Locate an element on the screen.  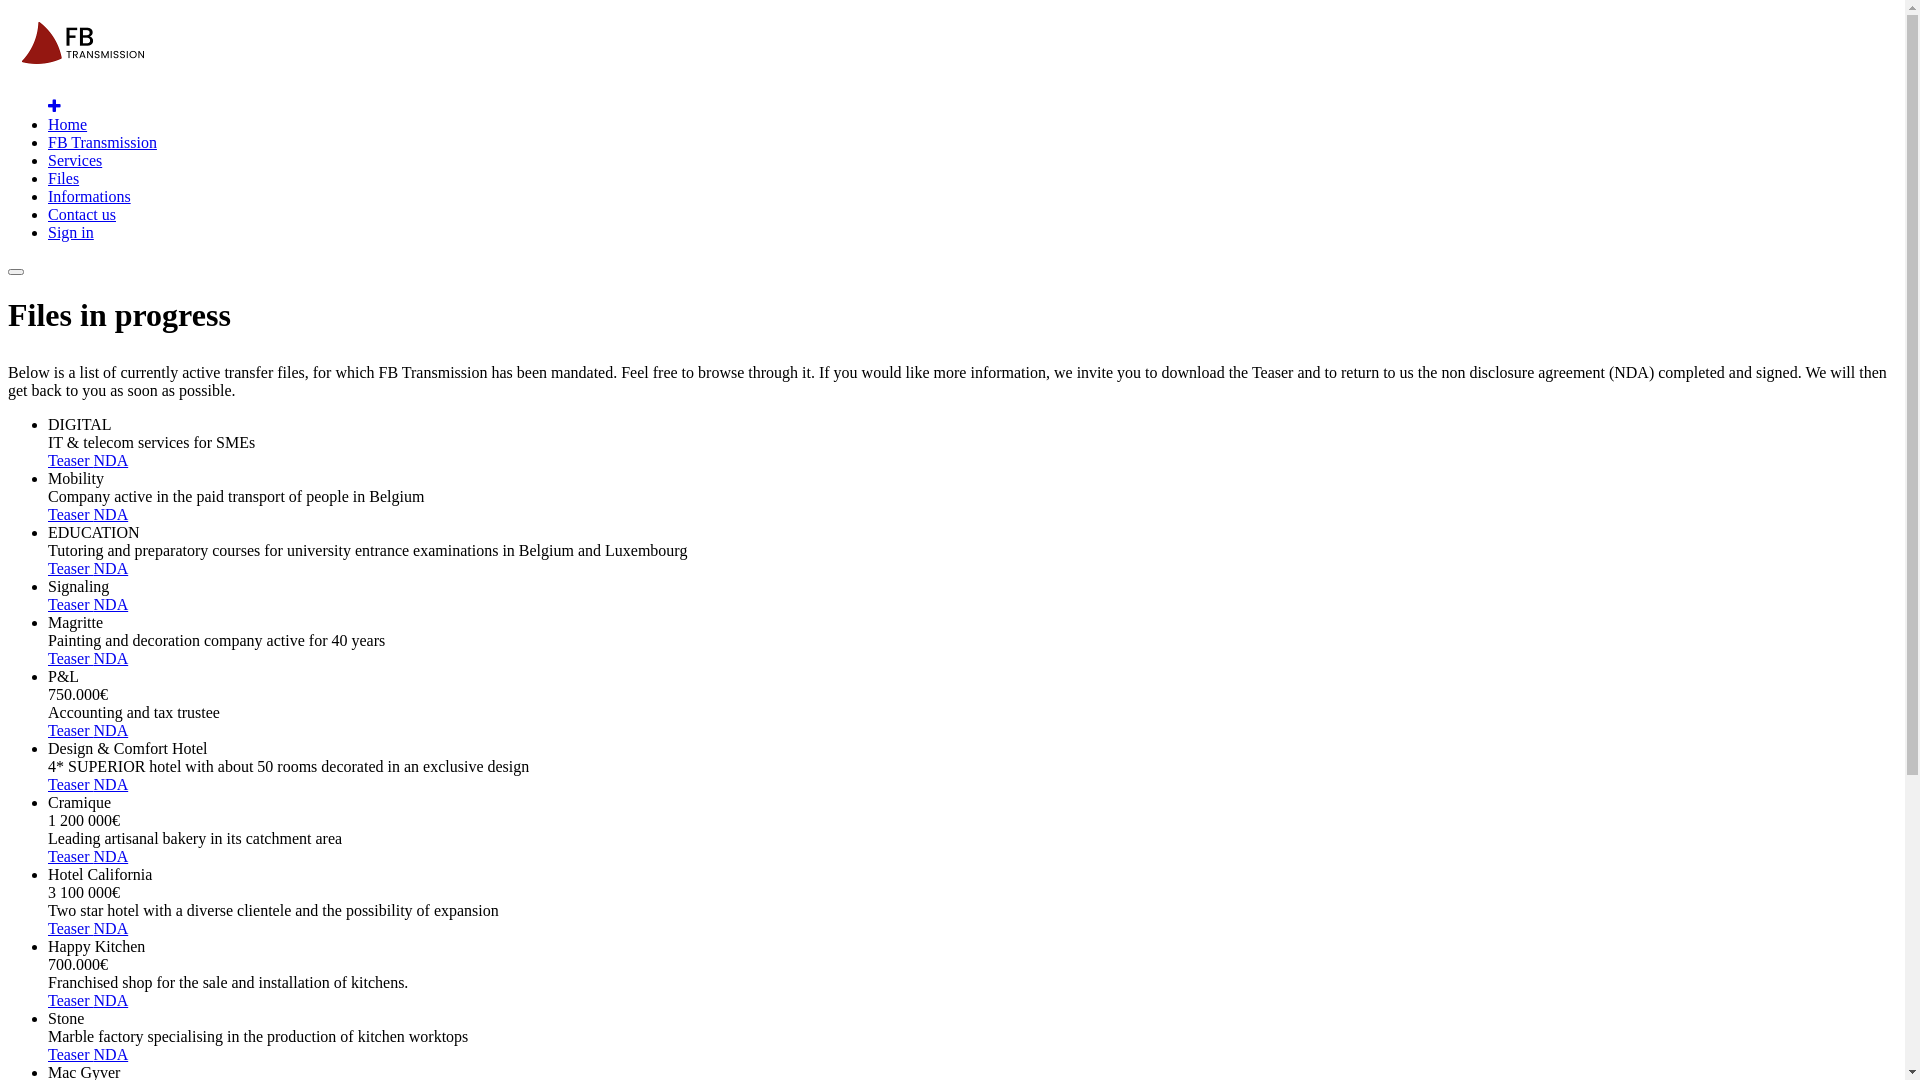
'Teaser' is located at coordinates (71, 568).